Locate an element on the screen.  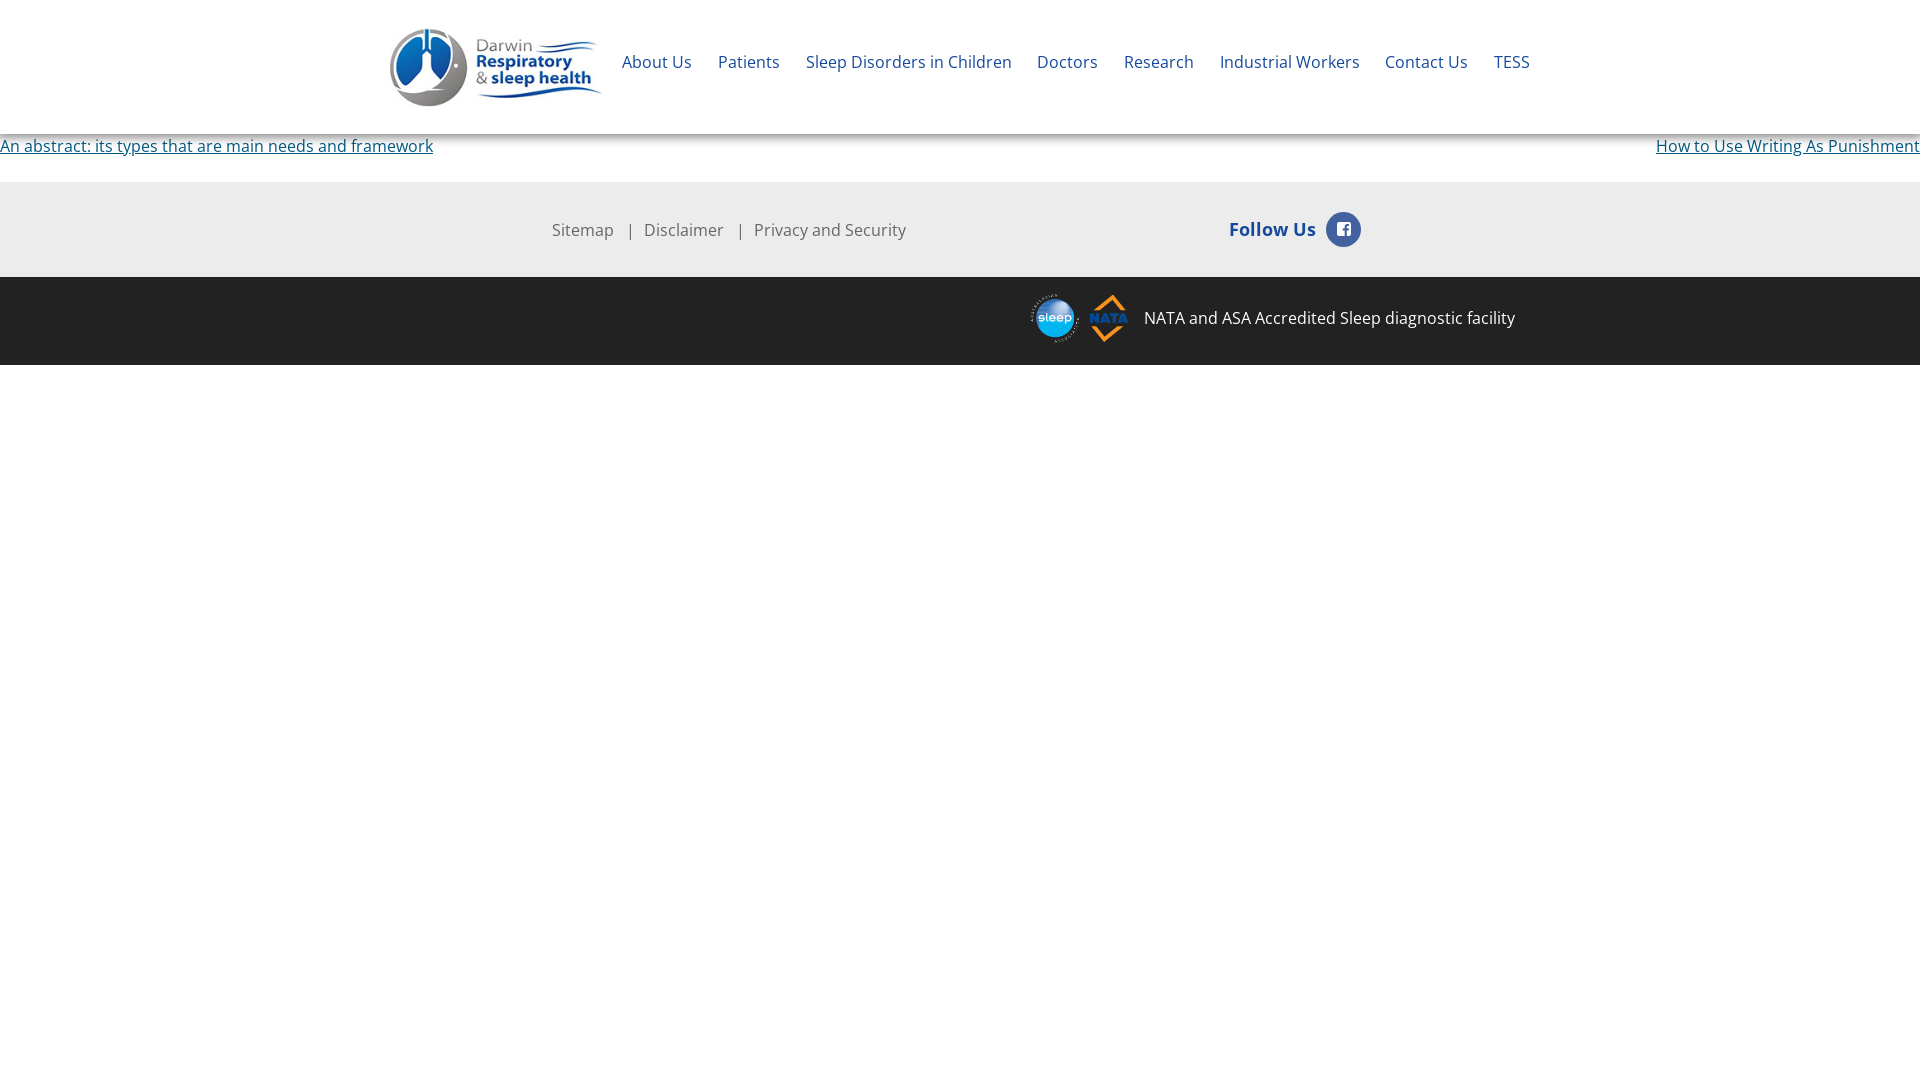
'Doctors' is located at coordinates (1066, 65).